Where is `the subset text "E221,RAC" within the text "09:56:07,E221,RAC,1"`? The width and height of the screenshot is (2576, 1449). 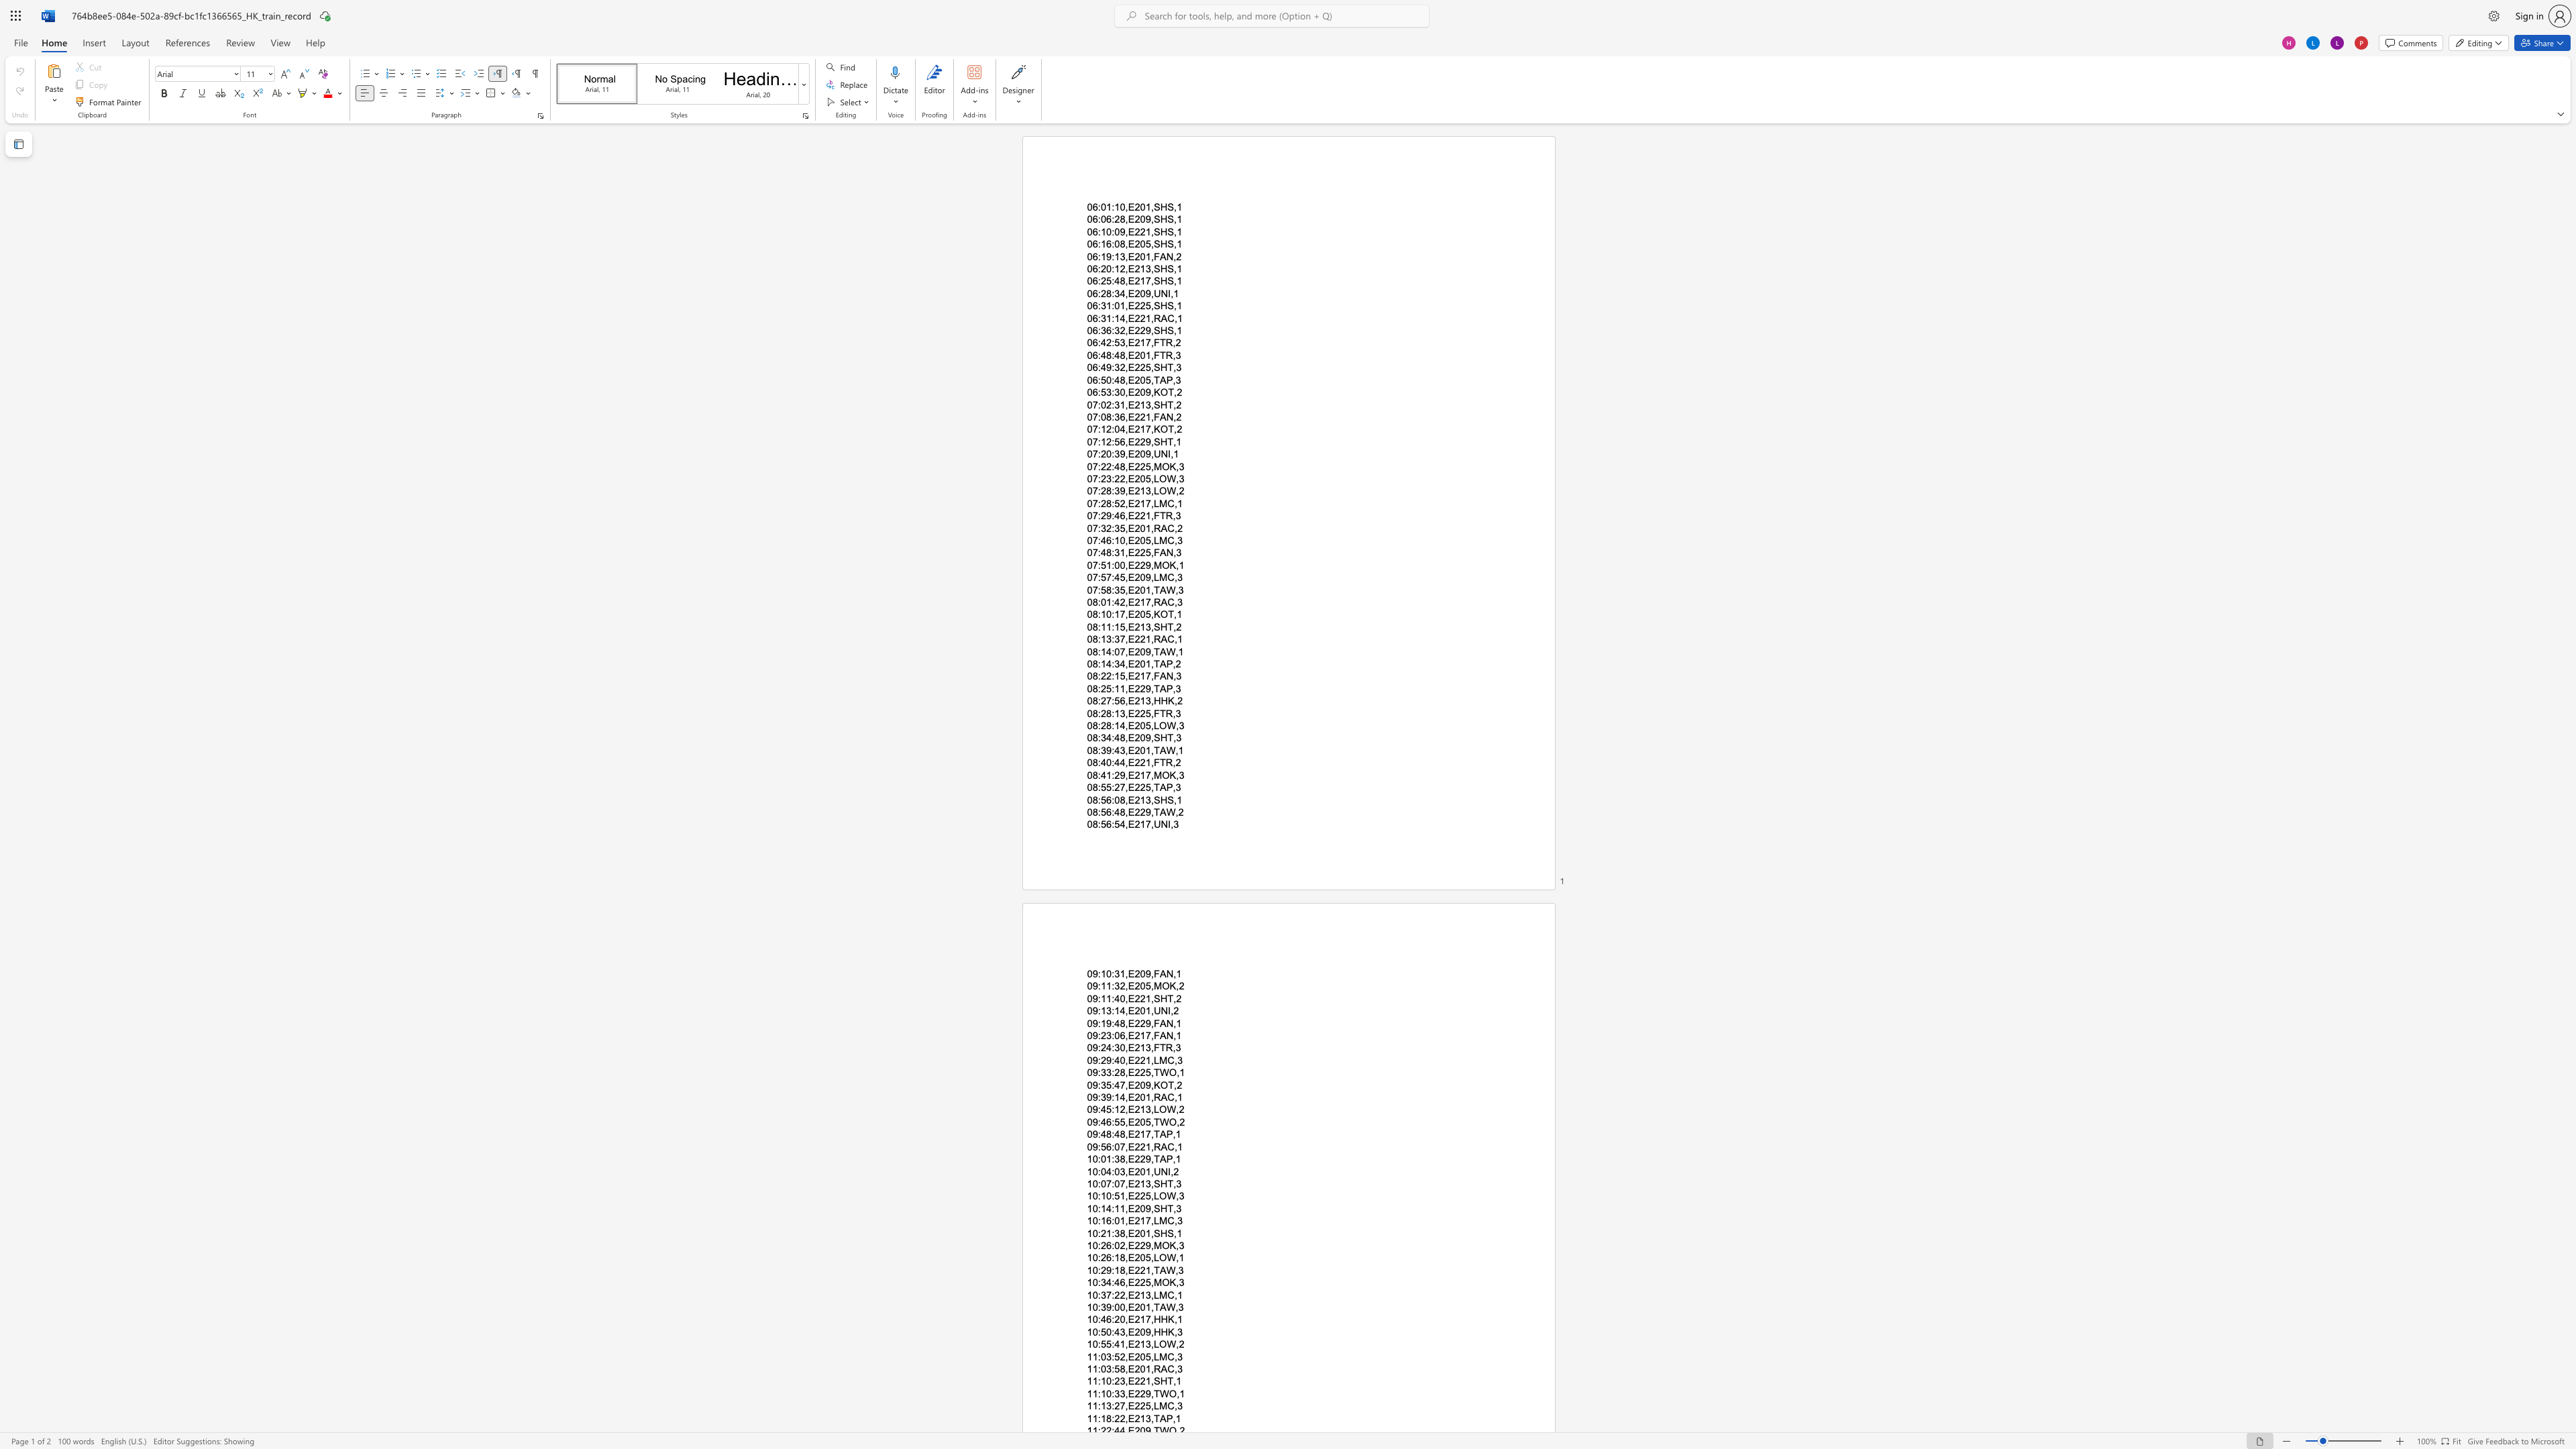
the subset text "E221,RAC" within the text "09:56:07,E221,RAC,1" is located at coordinates (1127, 1145).